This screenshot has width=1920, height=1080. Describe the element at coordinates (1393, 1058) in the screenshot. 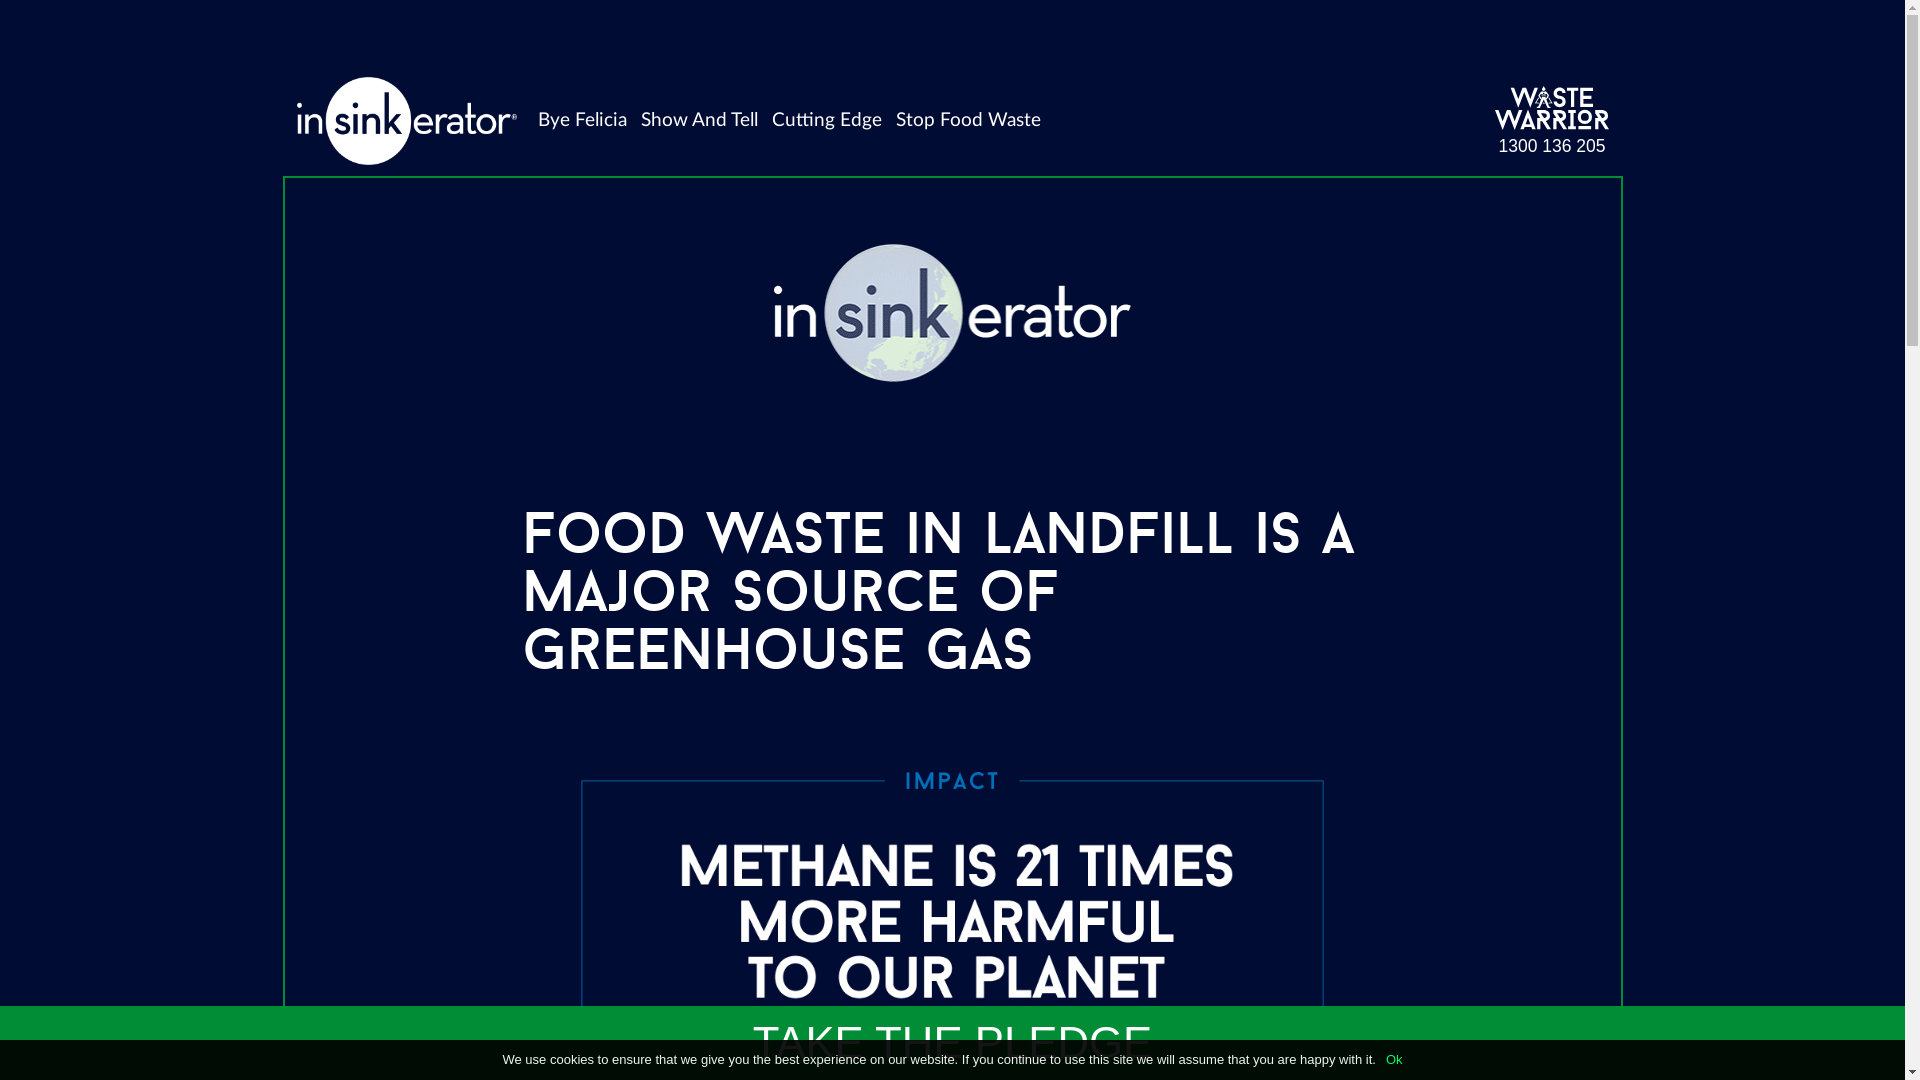

I see `'Ok'` at that location.